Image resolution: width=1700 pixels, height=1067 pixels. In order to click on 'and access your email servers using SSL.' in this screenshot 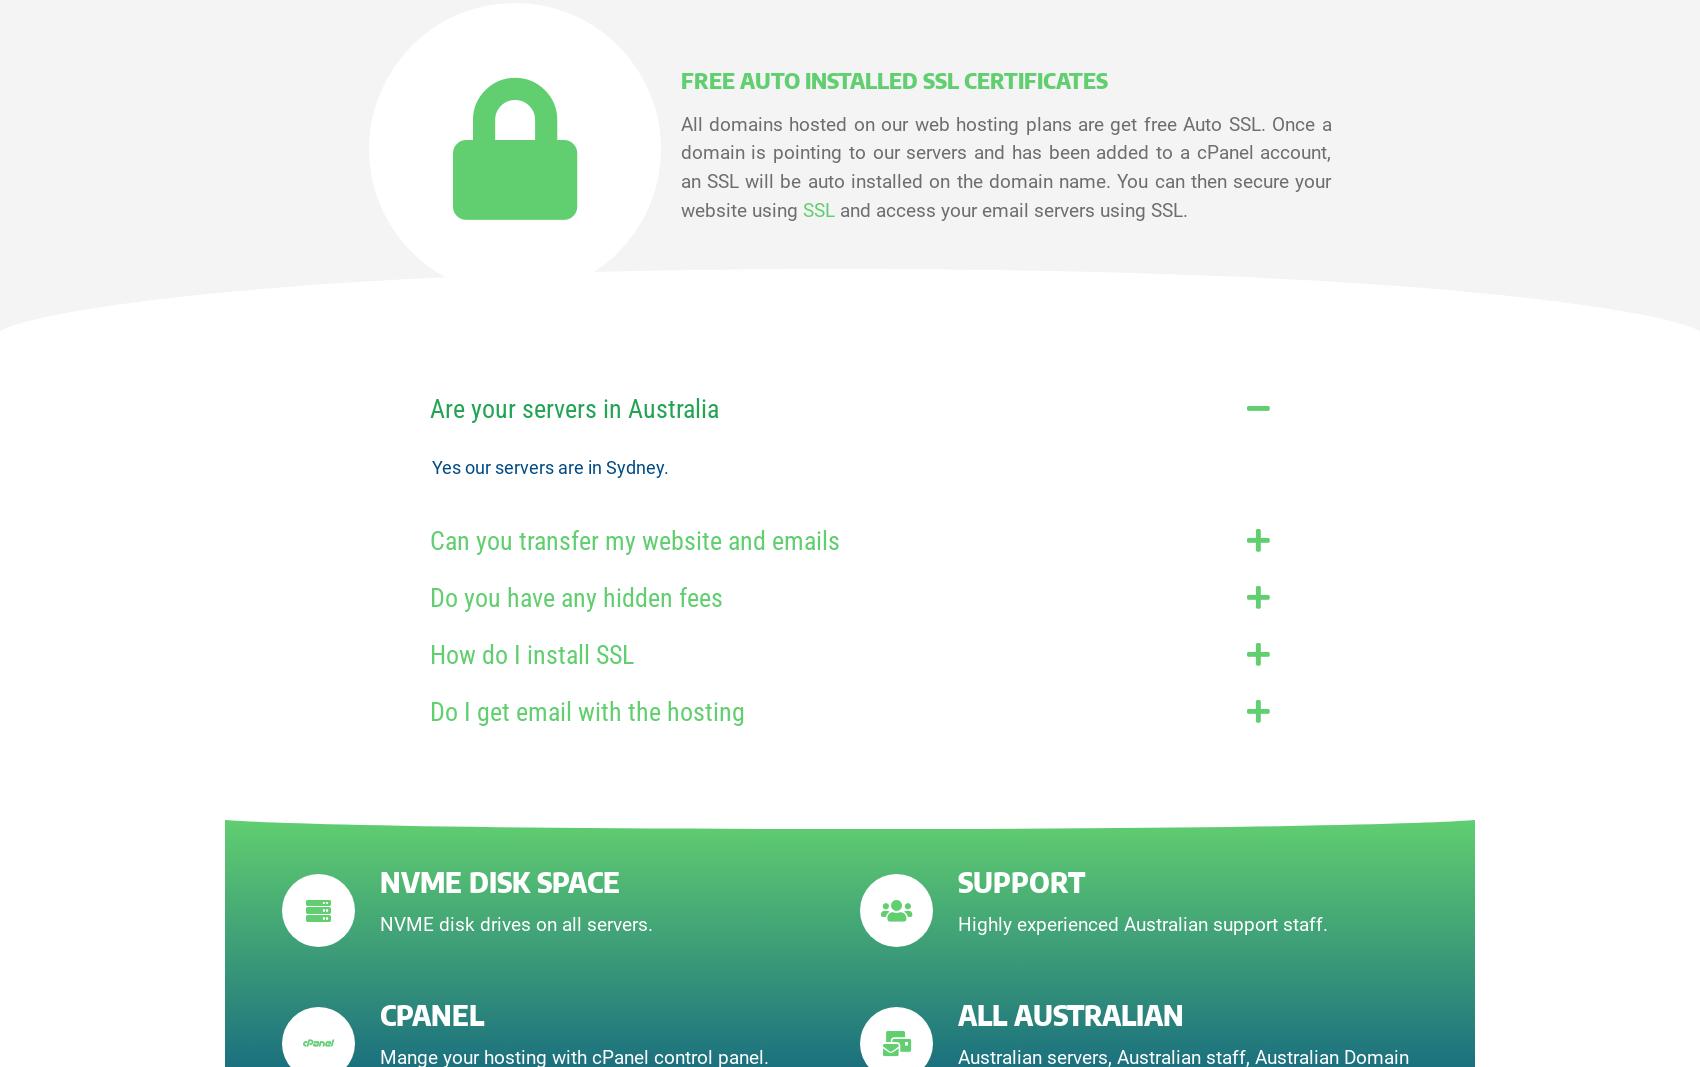, I will do `click(1009, 210)`.